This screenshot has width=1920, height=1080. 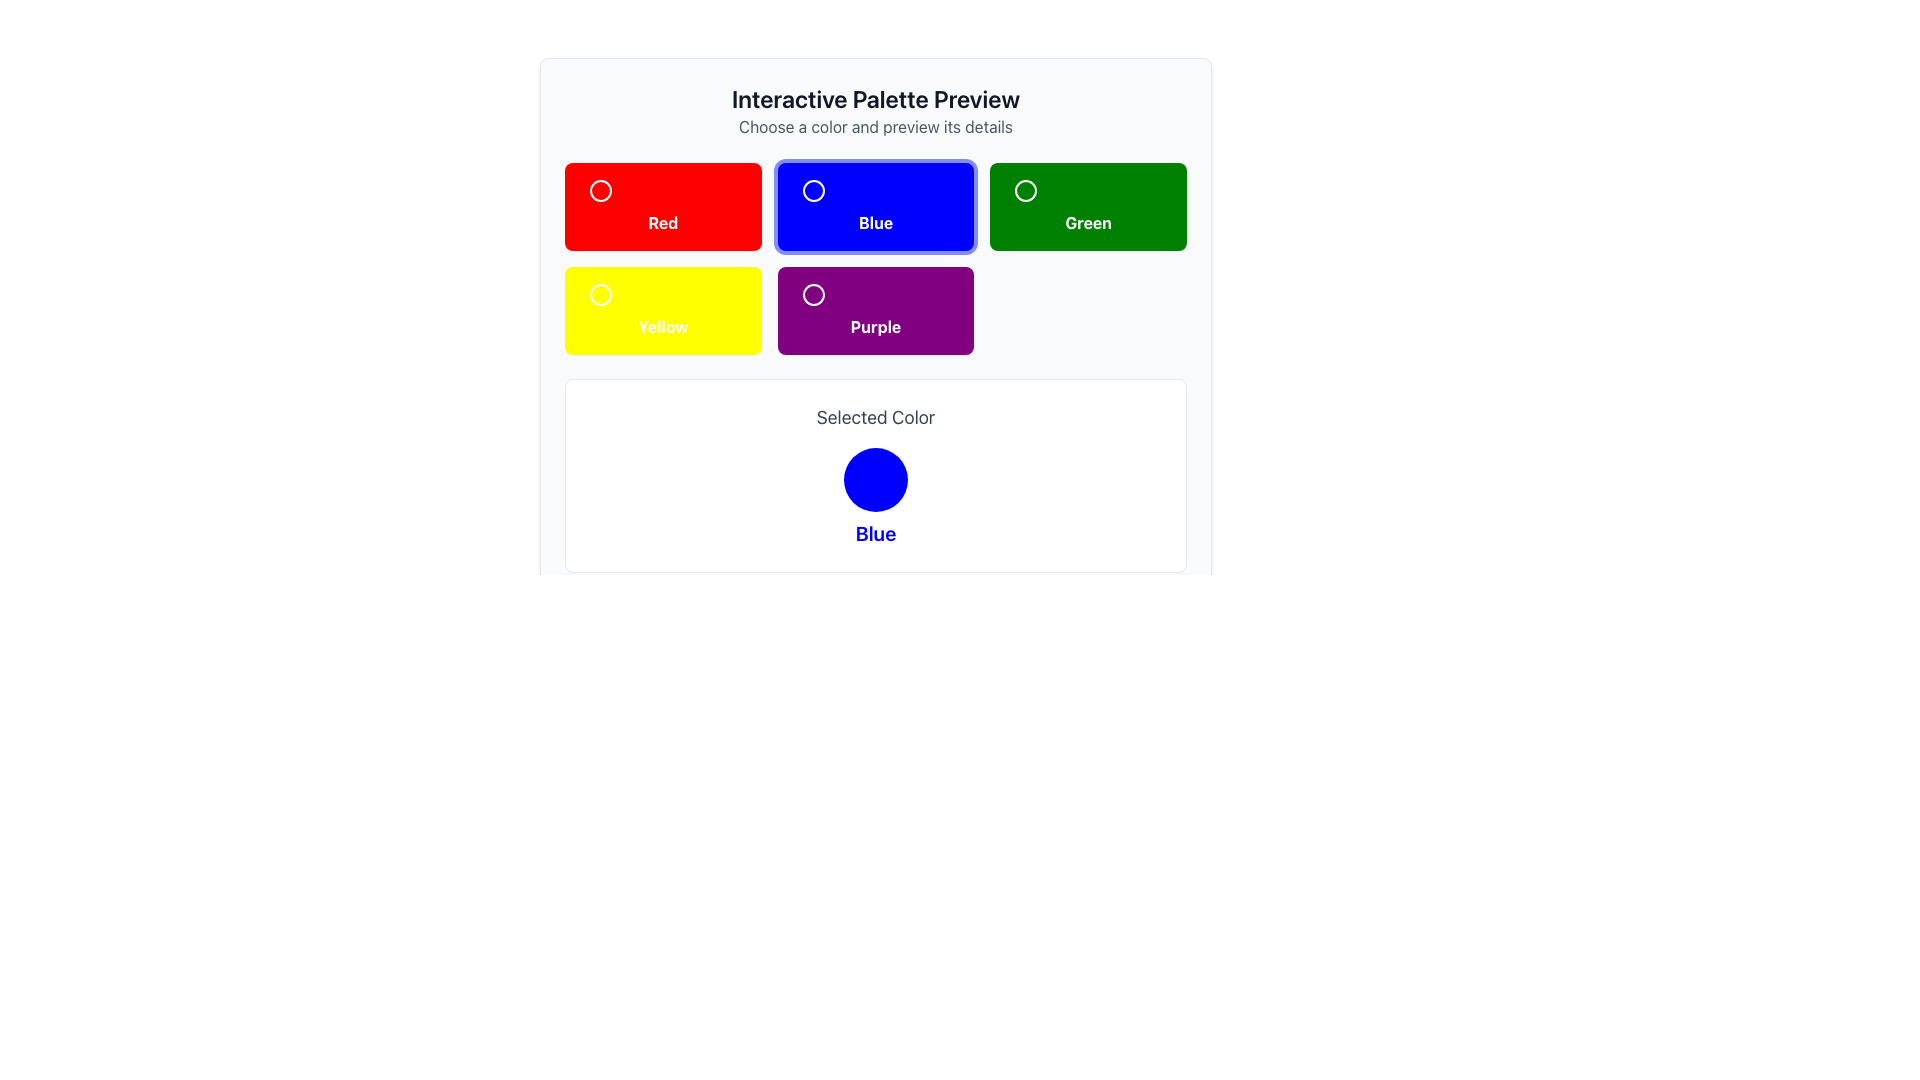 I want to click on the blue color selection button located in the middle of the top row of color buttons in the 'Interactive Palette Preview' section, so click(x=875, y=191).